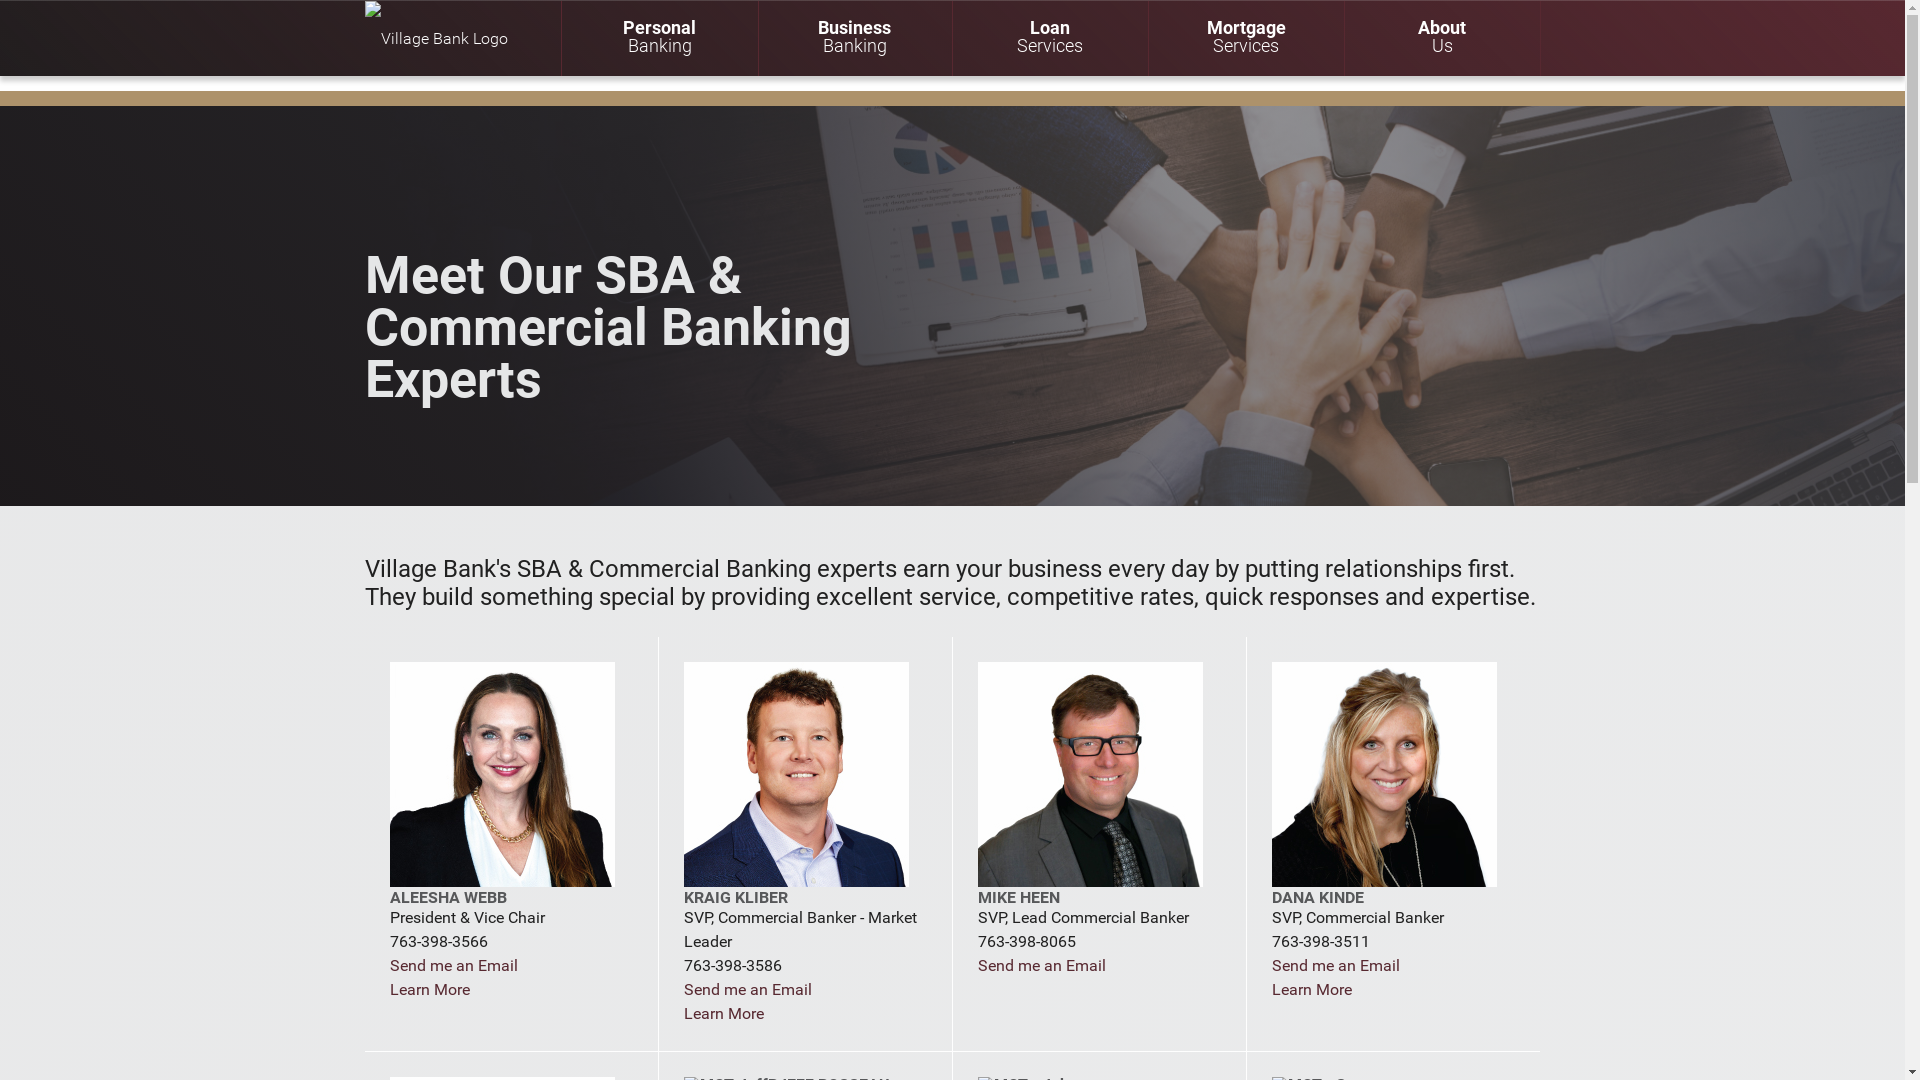 This screenshot has width=1920, height=1080. Describe the element at coordinates (1311, 988) in the screenshot. I see `'Learn More'` at that location.